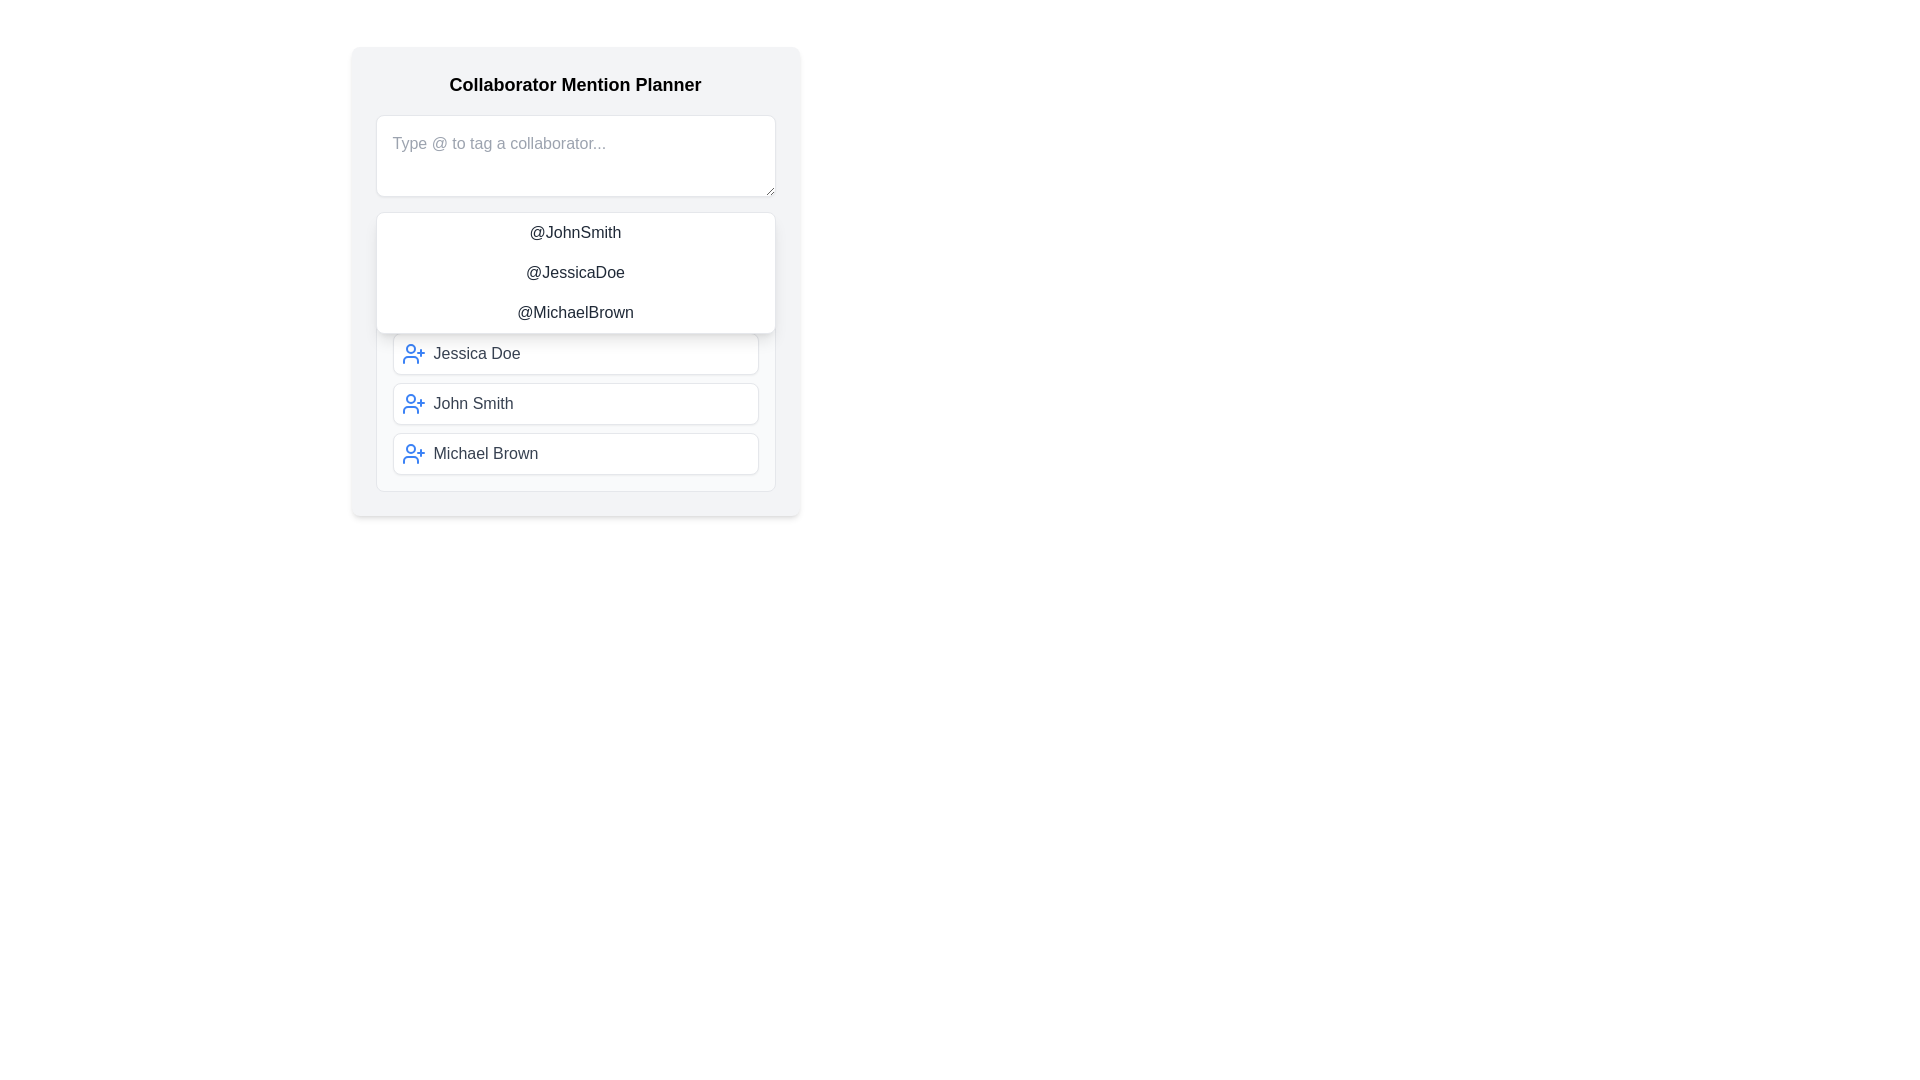 The width and height of the screenshot is (1920, 1080). I want to click on the interactive text label '@JessicaDoe' in the dropdown menu, so click(574, 273).